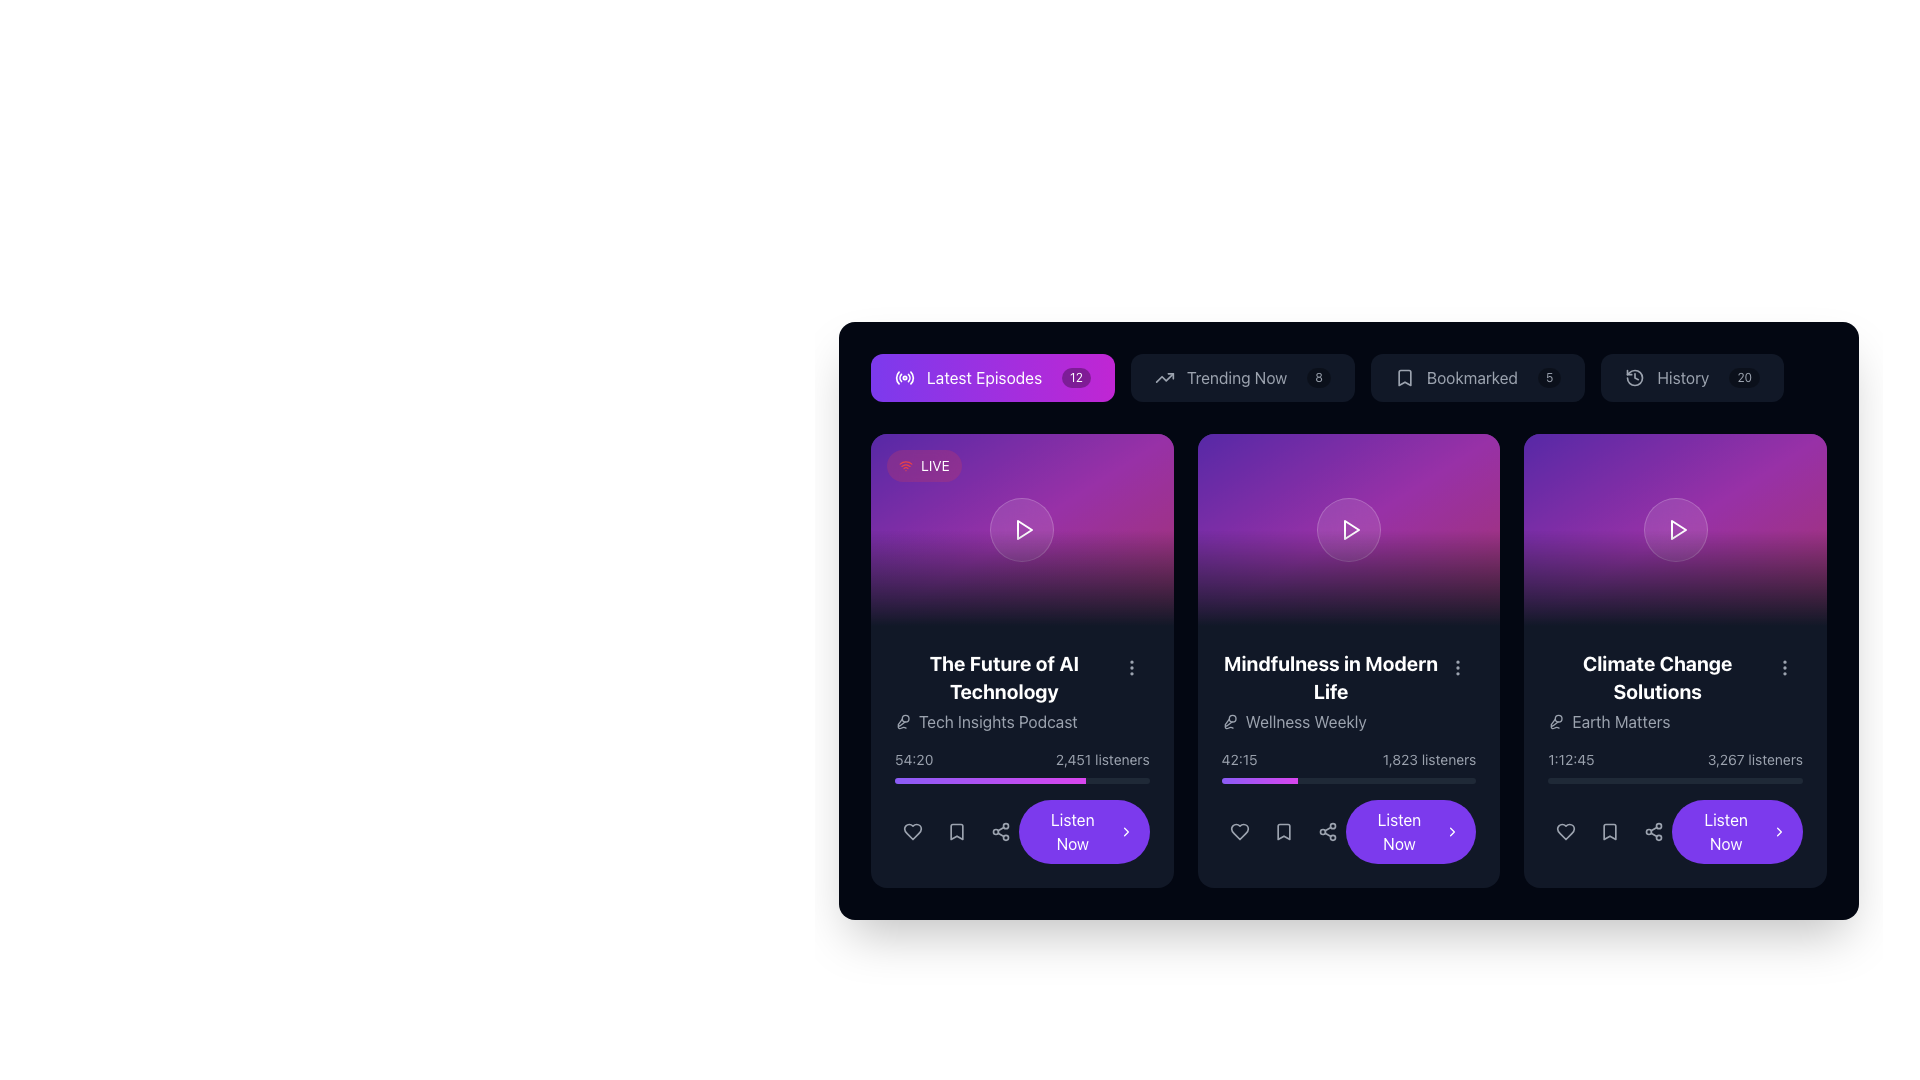 This screenshot has height=1080, width=1920. What do you see at coordinates (1675, 528) in the screenshot?
I see `the circular play button located in the center of the 'Climate Change Solutions' card` at bounding box center [1675, 528].